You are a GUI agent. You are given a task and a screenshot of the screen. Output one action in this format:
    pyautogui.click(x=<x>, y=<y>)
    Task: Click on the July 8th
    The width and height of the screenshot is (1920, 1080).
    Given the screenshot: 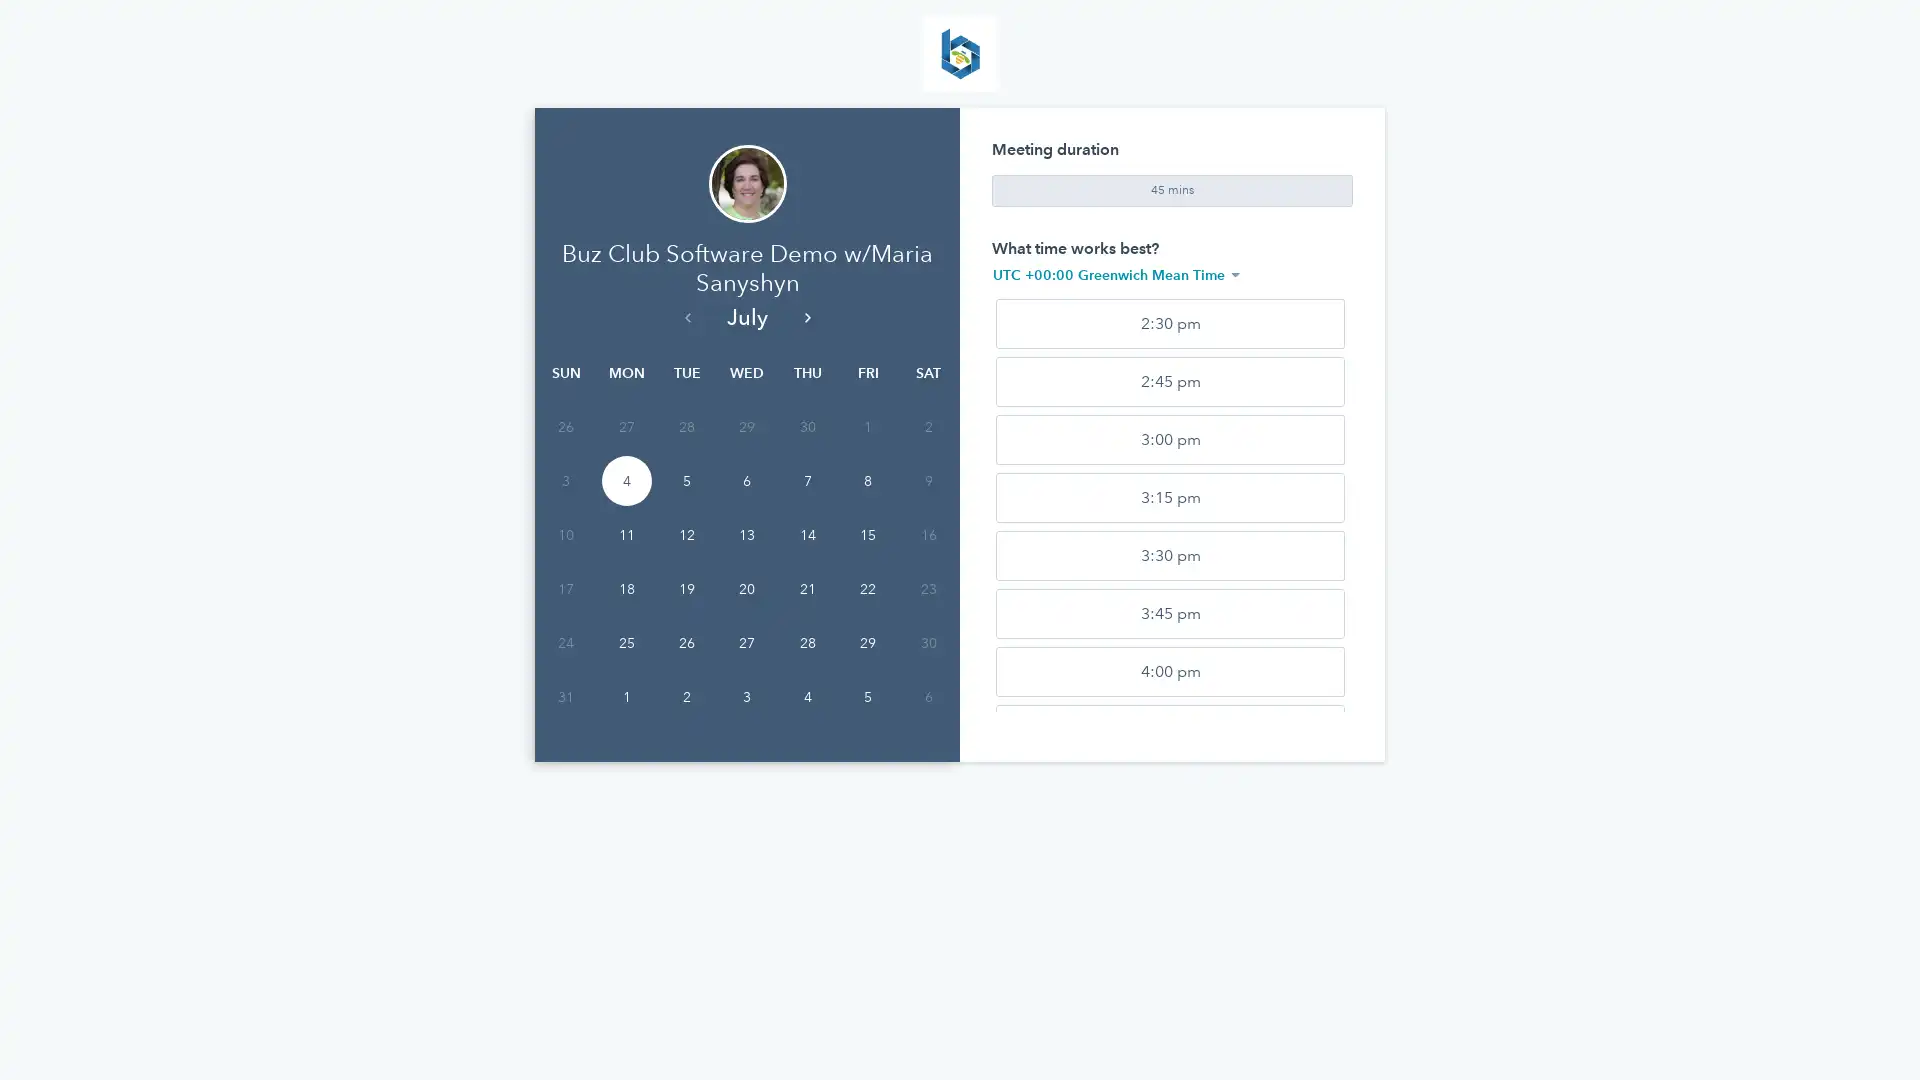 What is the action you would take?
    pyautogui.click(x=868, y=481)
    